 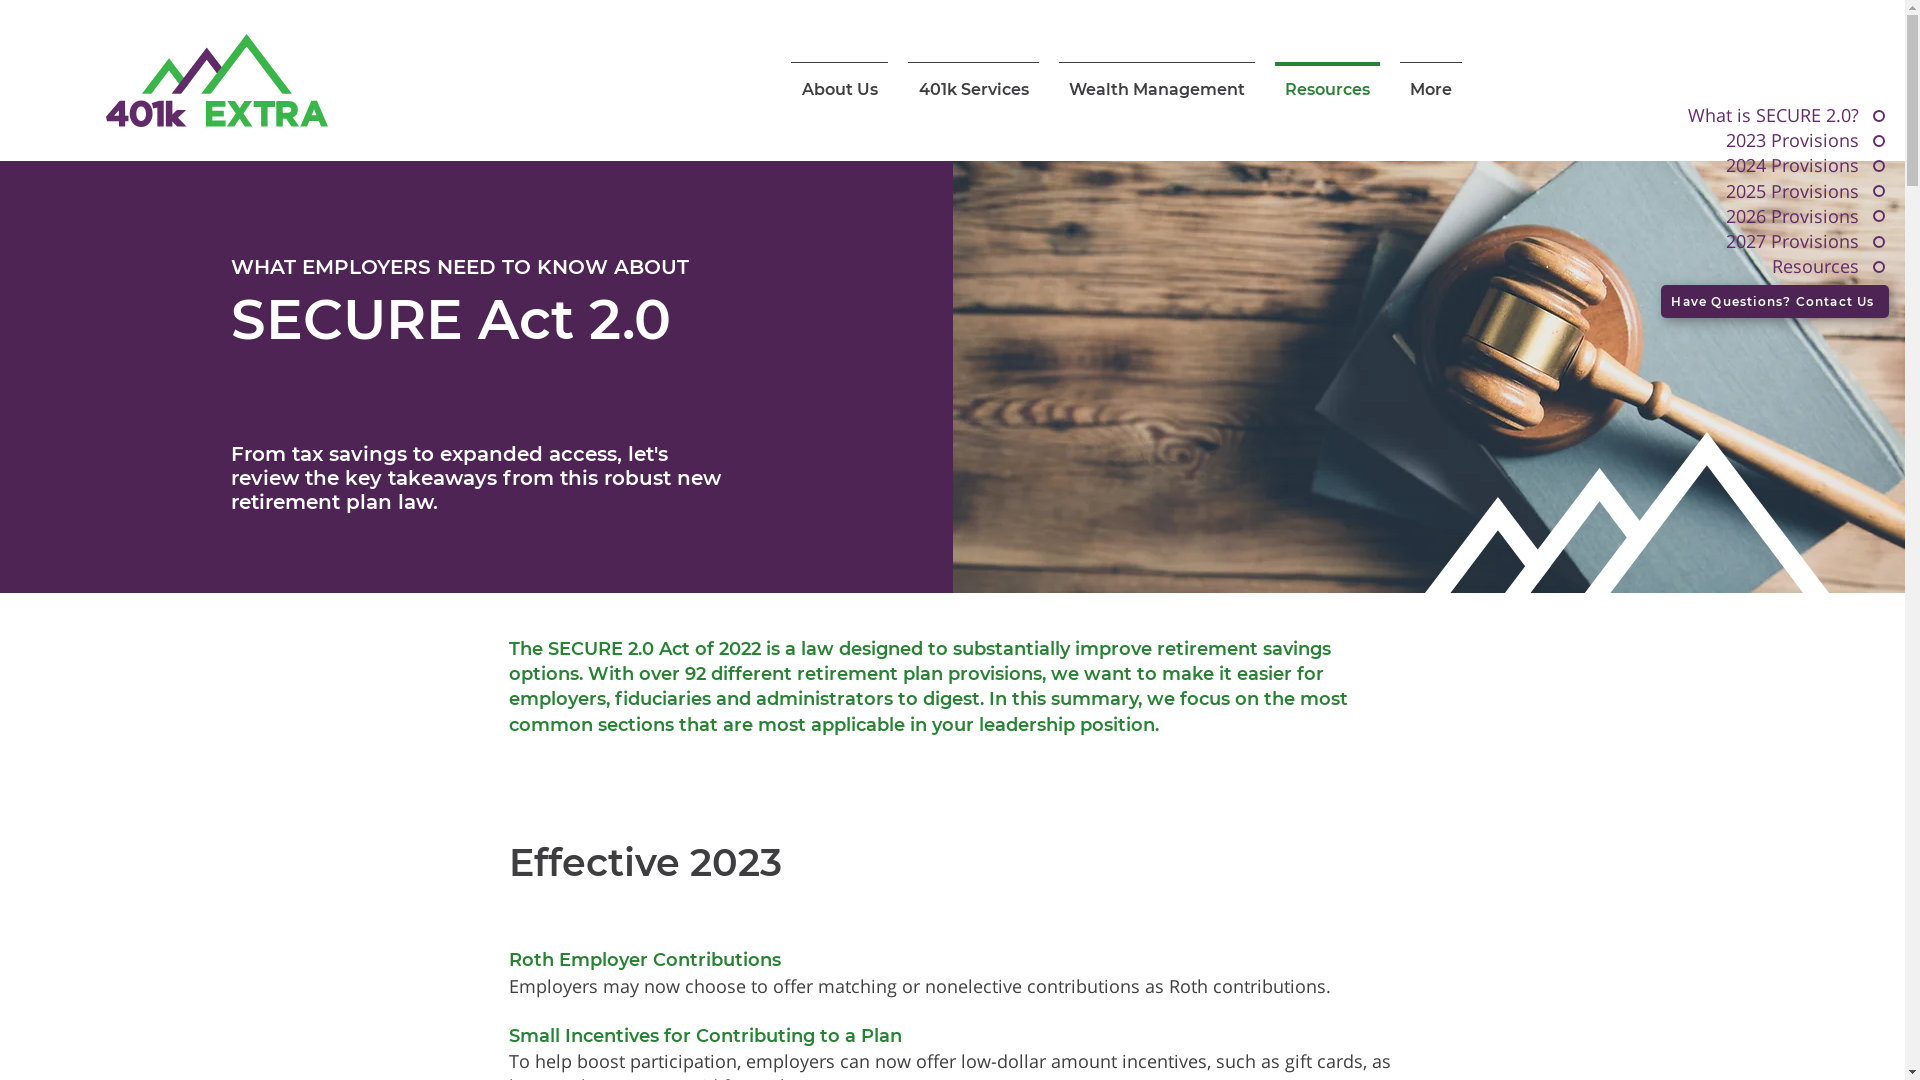 What do you see at coordinates (1721, 191) in the screenshot?
I see `'2025 Provisions'` at bounding box center [1721, 191].